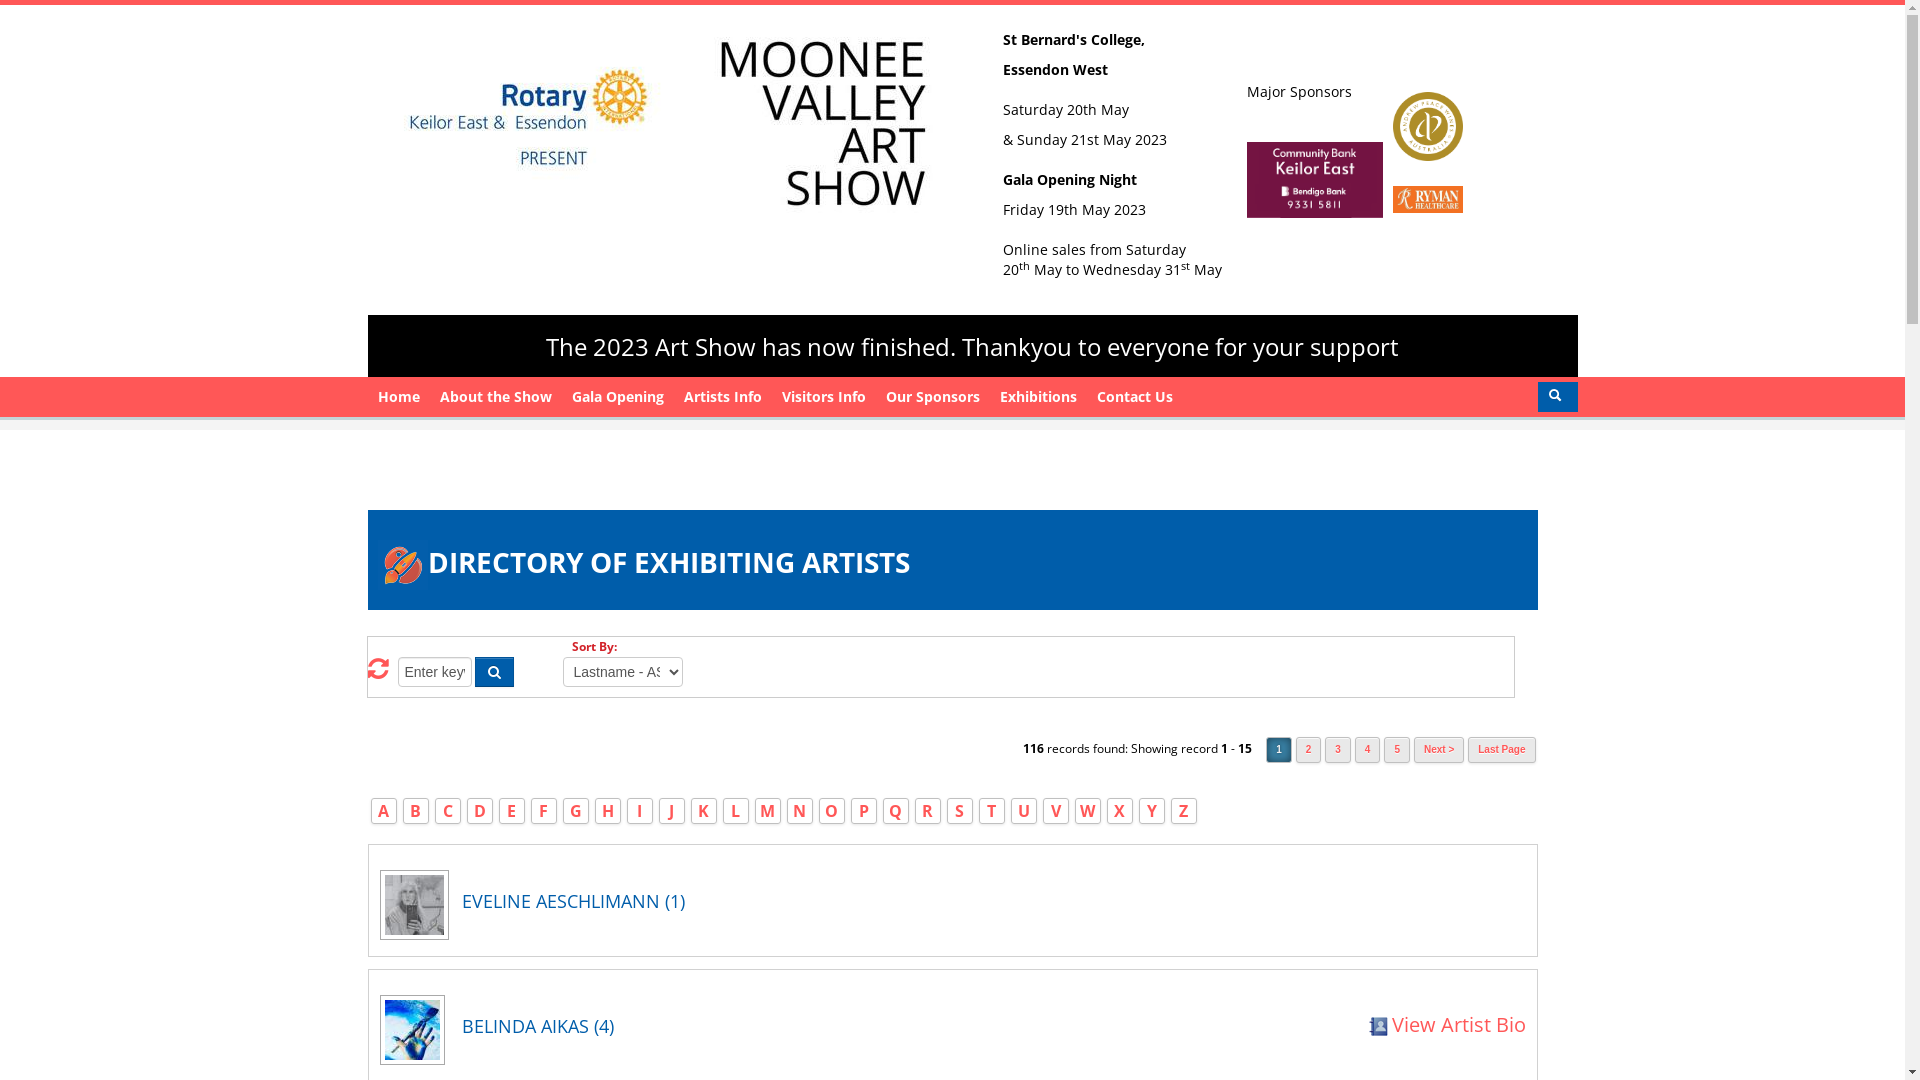  What do you see at coordinates (1338, 749) in the screenshot?
I see `'3'` at bounding box center [1338, 749].